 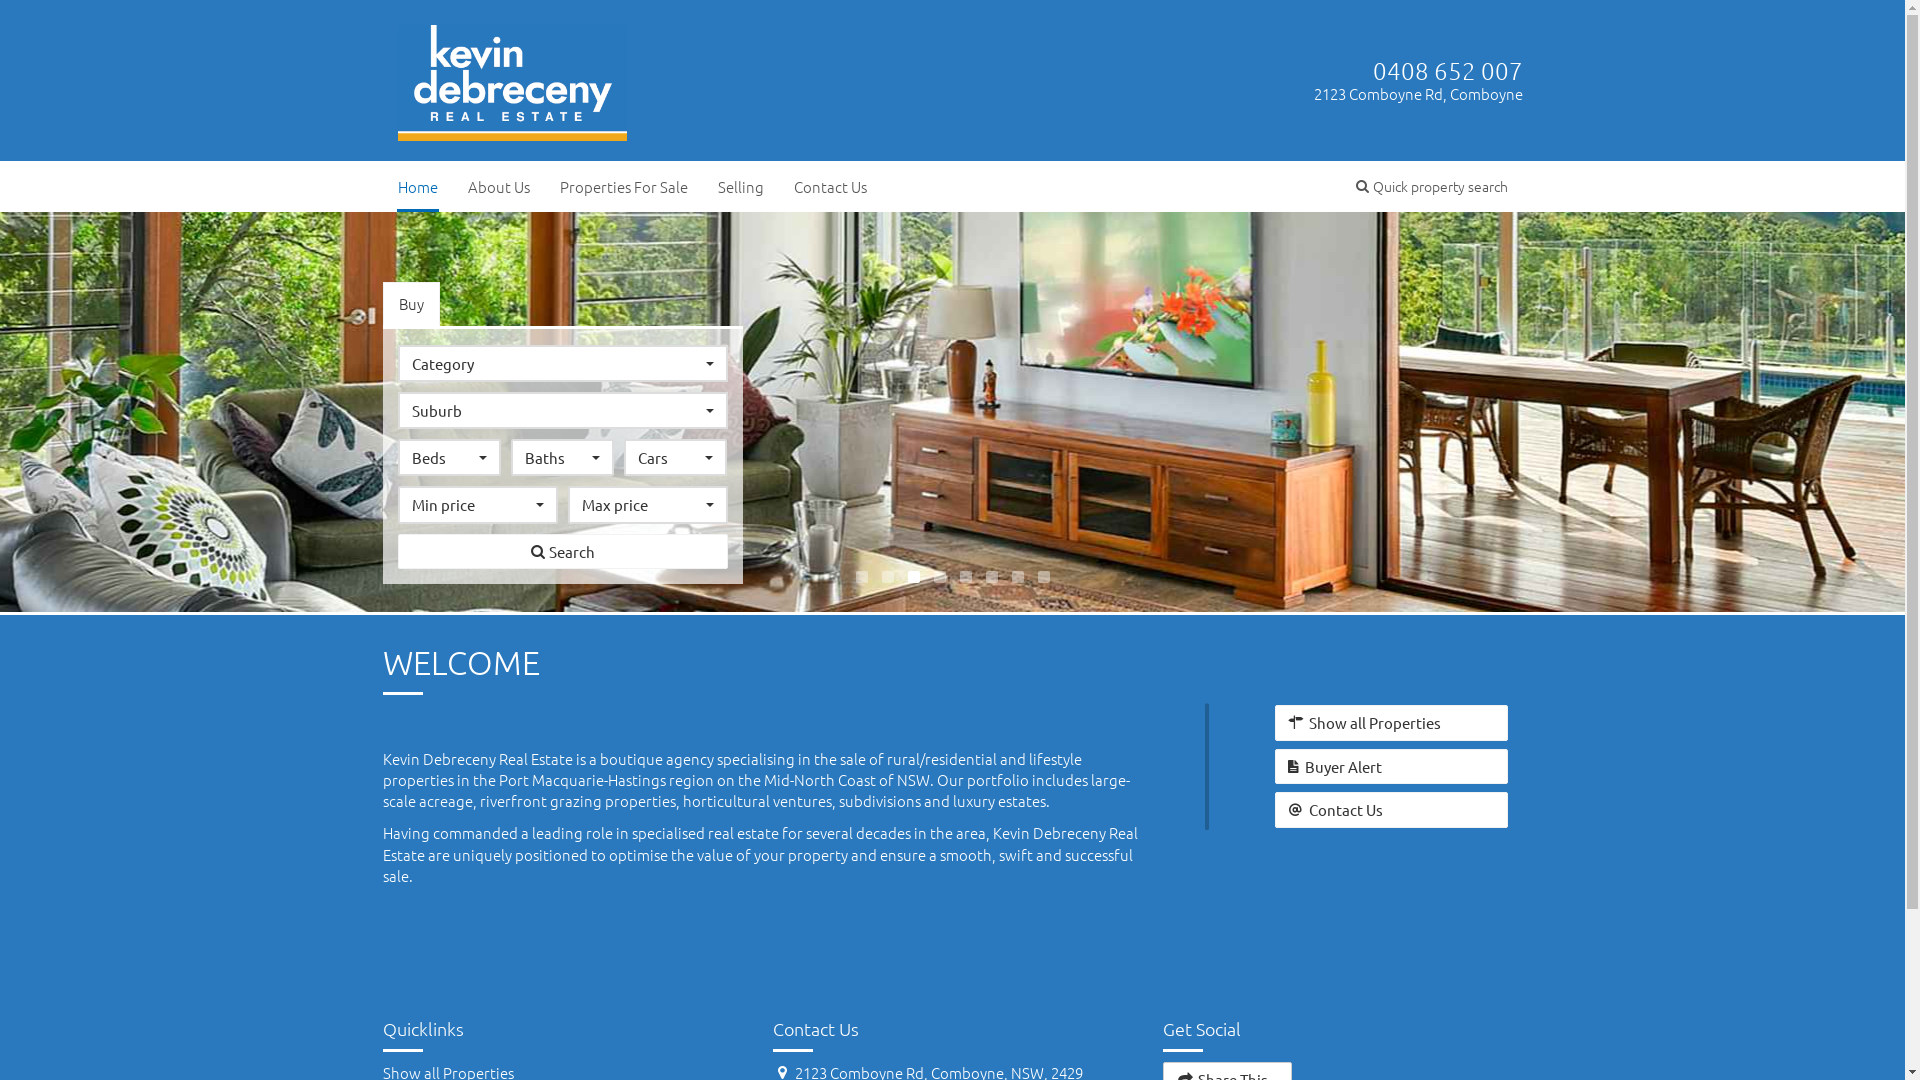 I want to click on 'Show all Properties', so click(x=1390, y=722).